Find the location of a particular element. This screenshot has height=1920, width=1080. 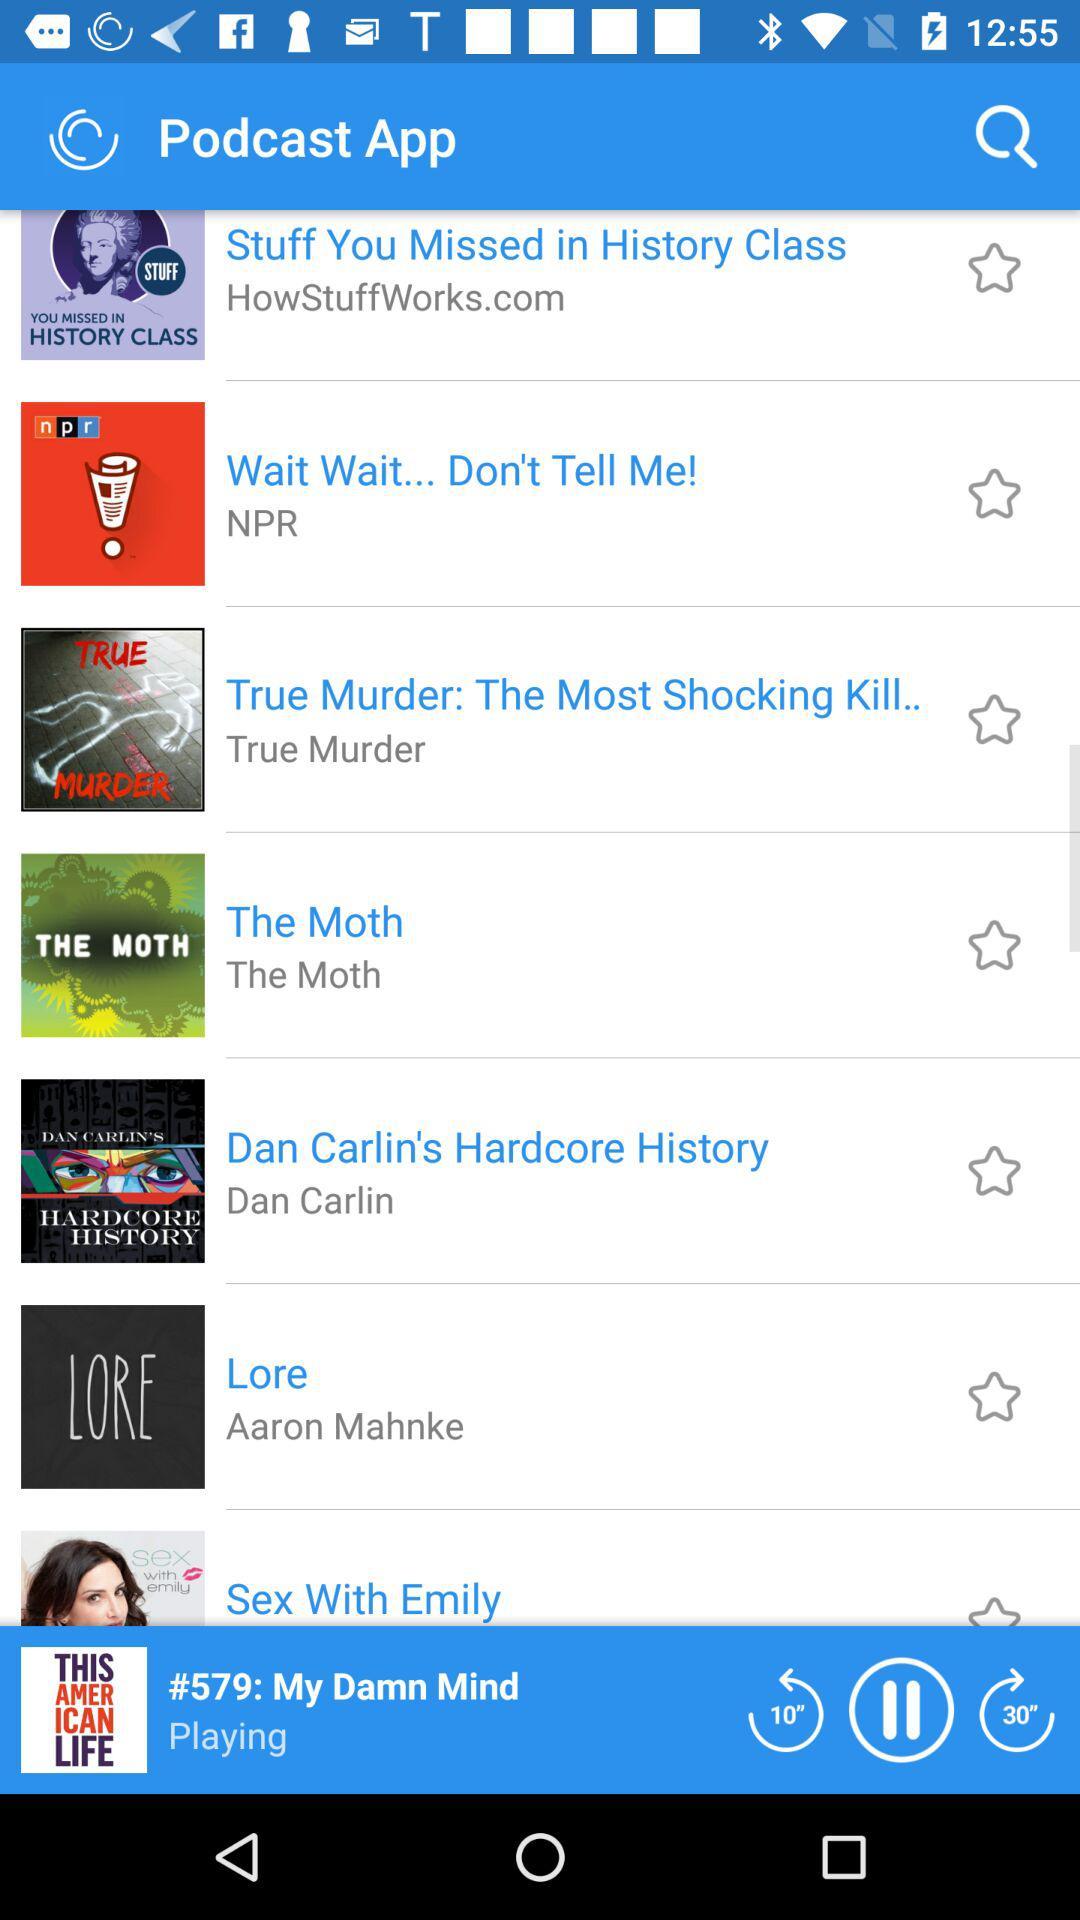

save is located at coordinates (994, 493).